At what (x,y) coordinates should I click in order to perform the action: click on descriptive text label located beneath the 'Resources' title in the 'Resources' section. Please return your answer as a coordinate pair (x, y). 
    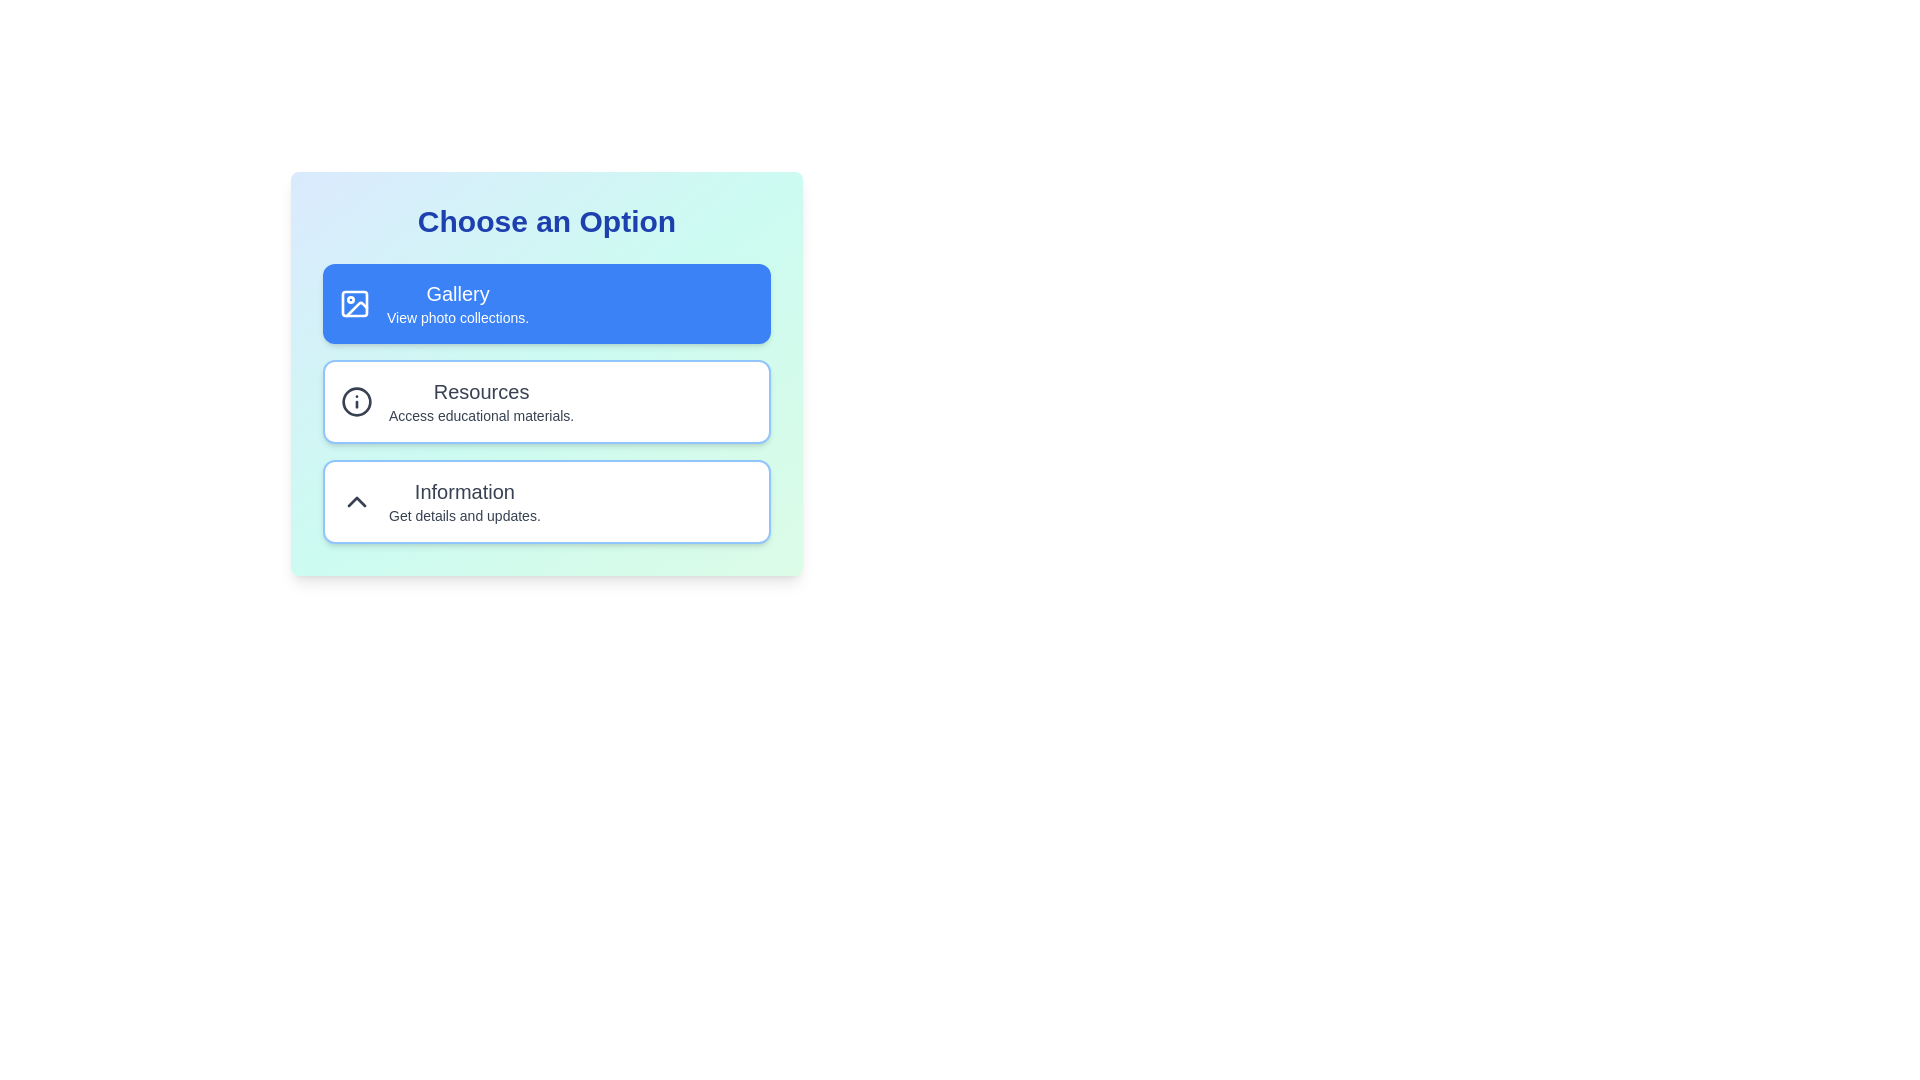
    Looking at the image, I should click on (481, 415).